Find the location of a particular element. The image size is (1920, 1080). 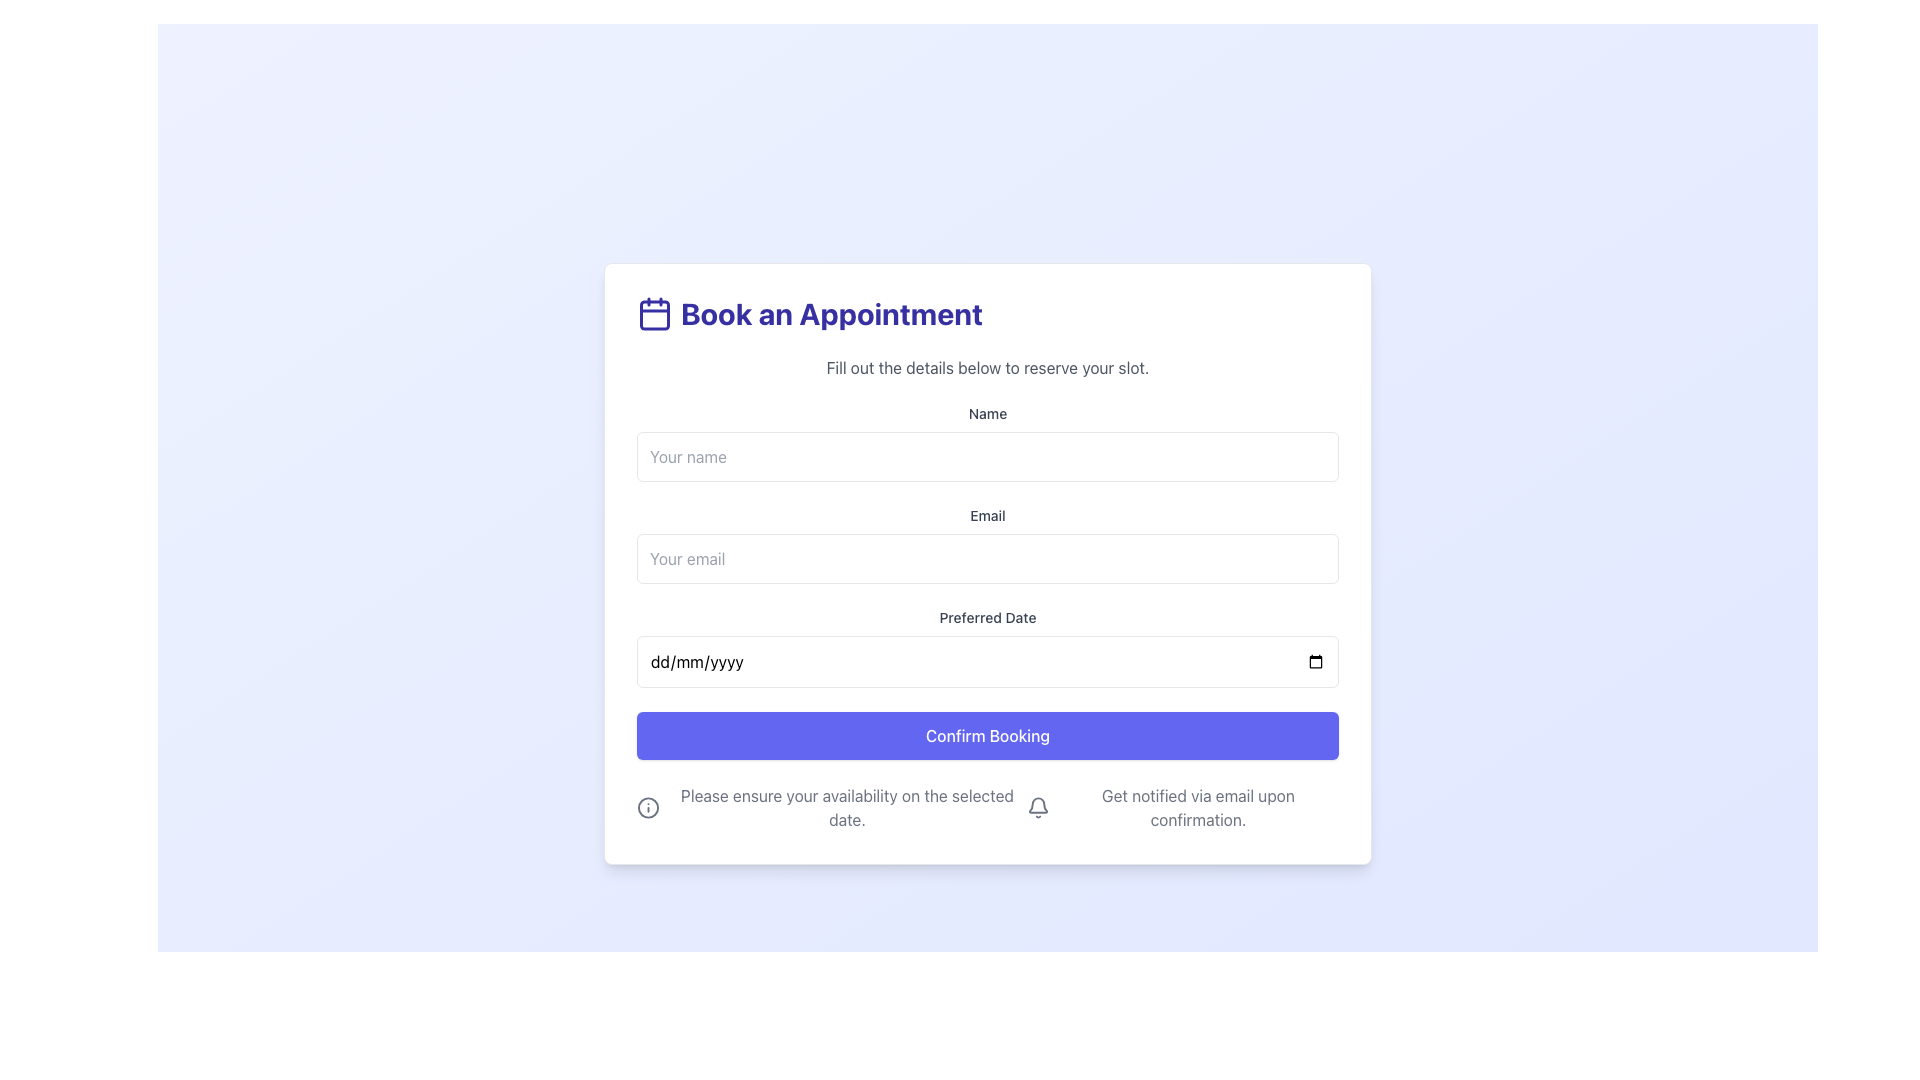

the bell icon representing email alerts located to the left of the text 'Get notified via email upon confirmation.' in the bottom-right corner of the viewport is located at coordinates (1038, 806).